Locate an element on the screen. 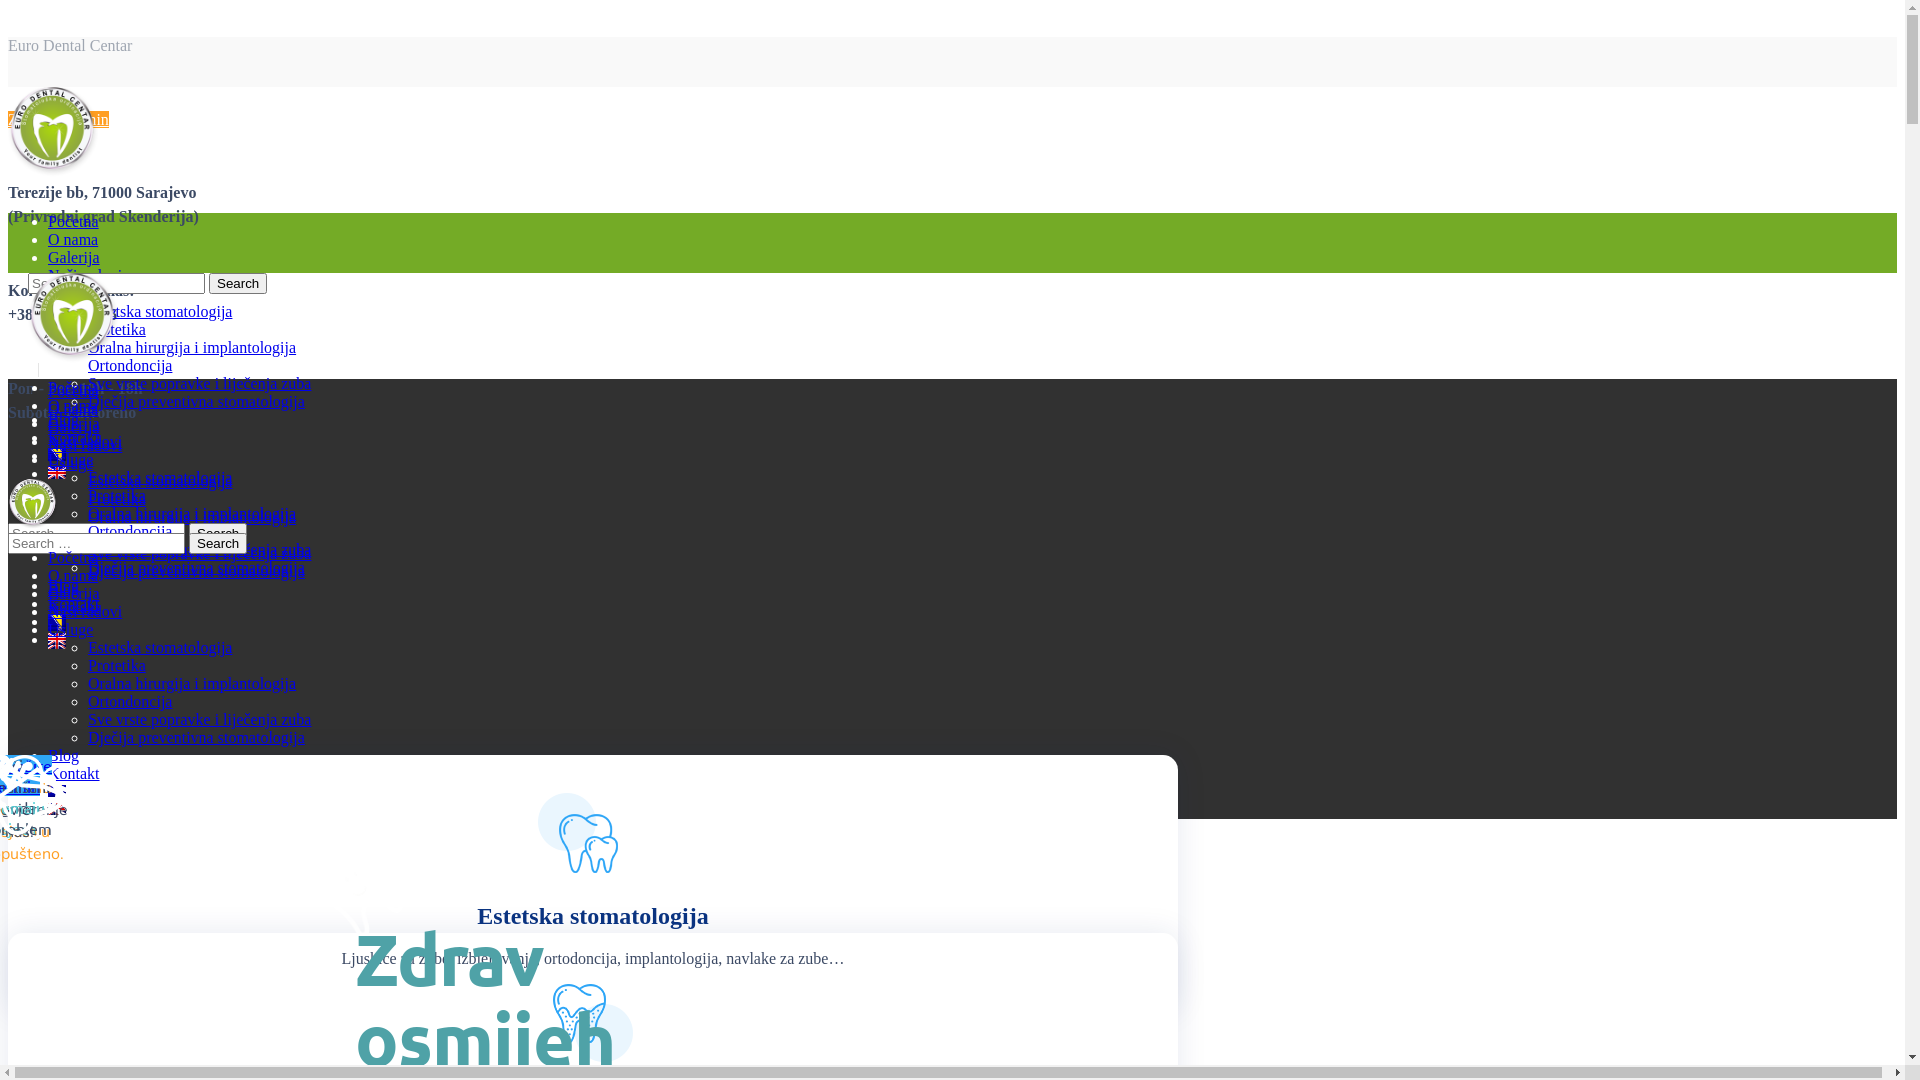  'Galerija' is located at coordinates (48, 426).